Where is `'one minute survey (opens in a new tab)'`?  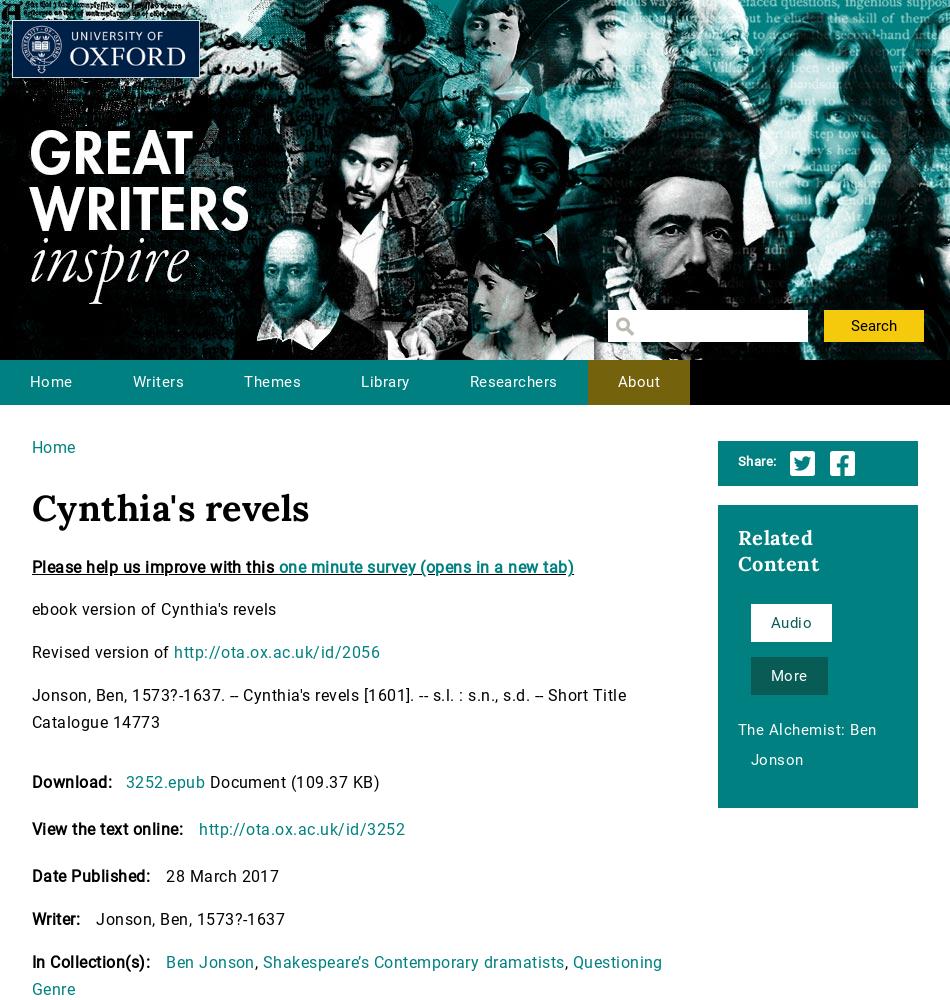 'one minute survey (opens in a new tab)' is located at coordinates (424, 566).